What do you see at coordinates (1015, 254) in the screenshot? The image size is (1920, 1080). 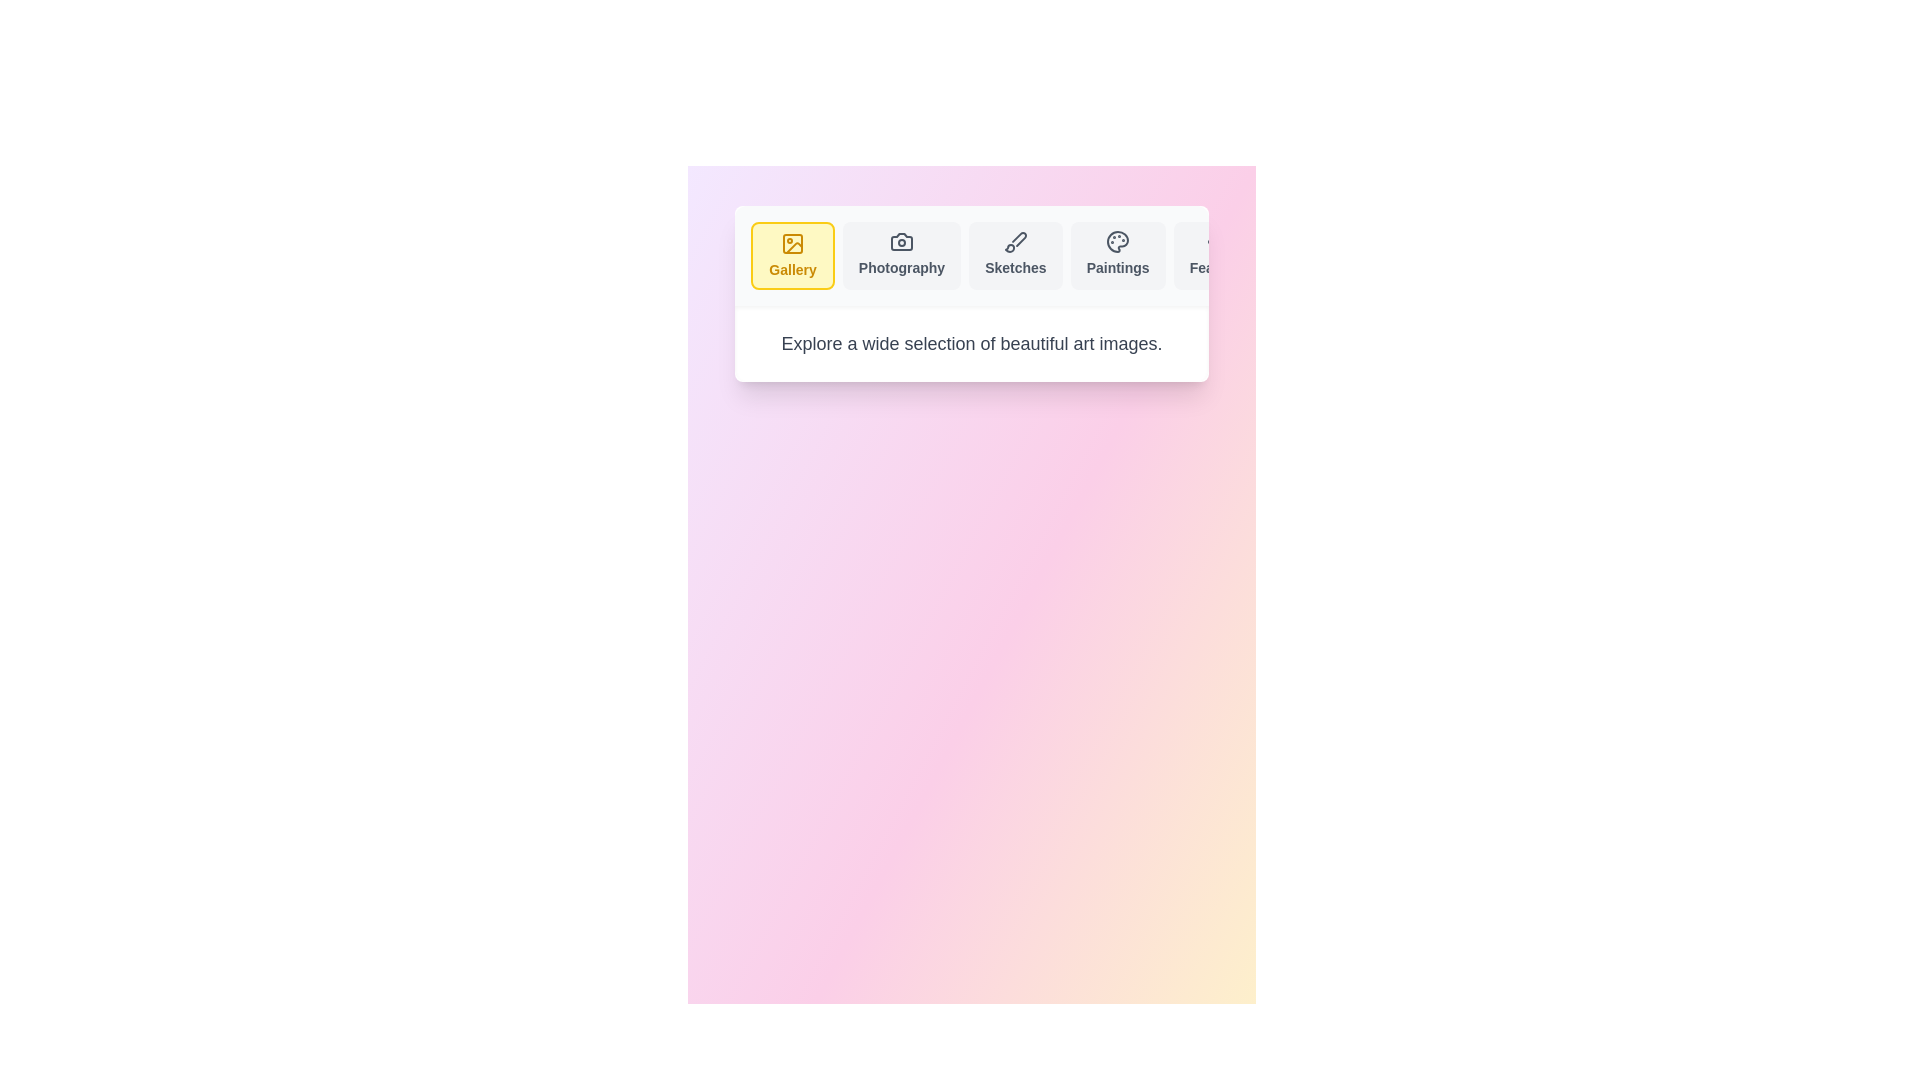 I see `the tab labeled Sketches` at bounding box center [1015, 254].